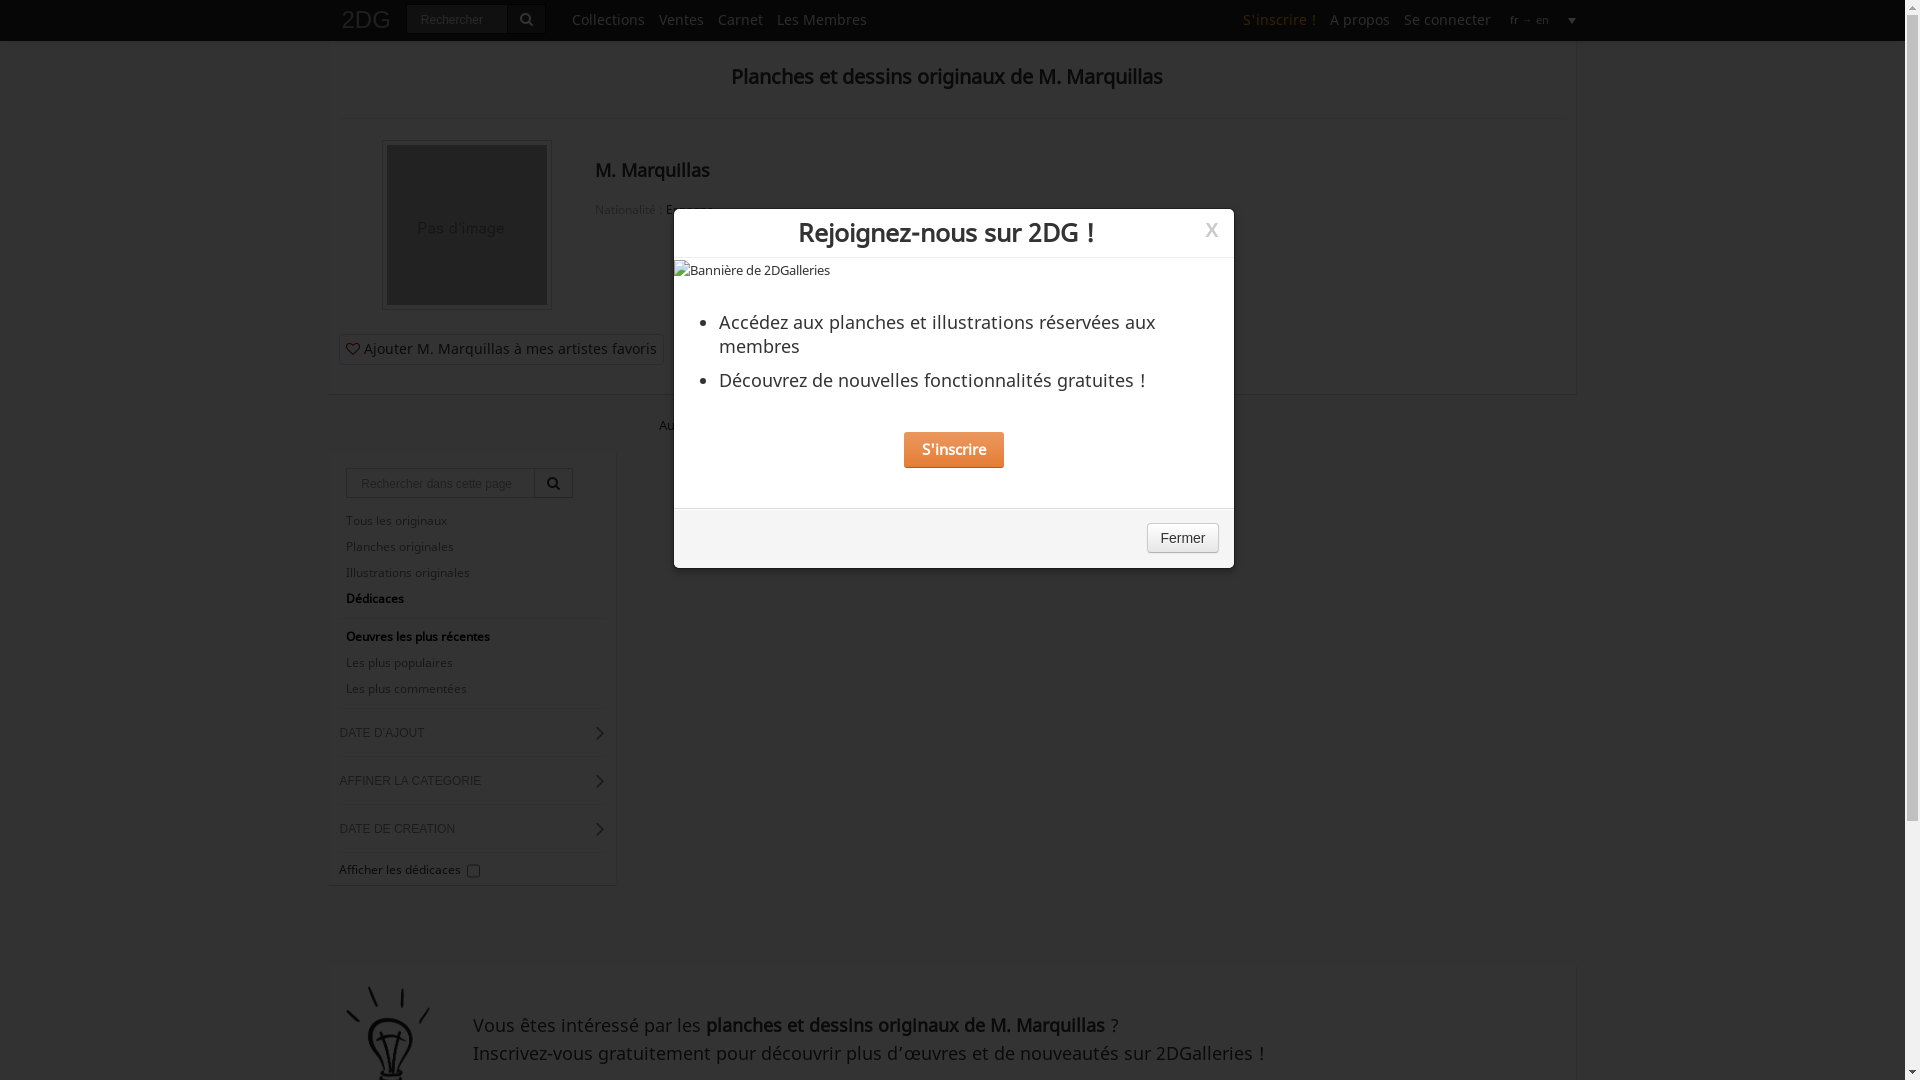  I want to click on 'A propos', so click(1358, 18).